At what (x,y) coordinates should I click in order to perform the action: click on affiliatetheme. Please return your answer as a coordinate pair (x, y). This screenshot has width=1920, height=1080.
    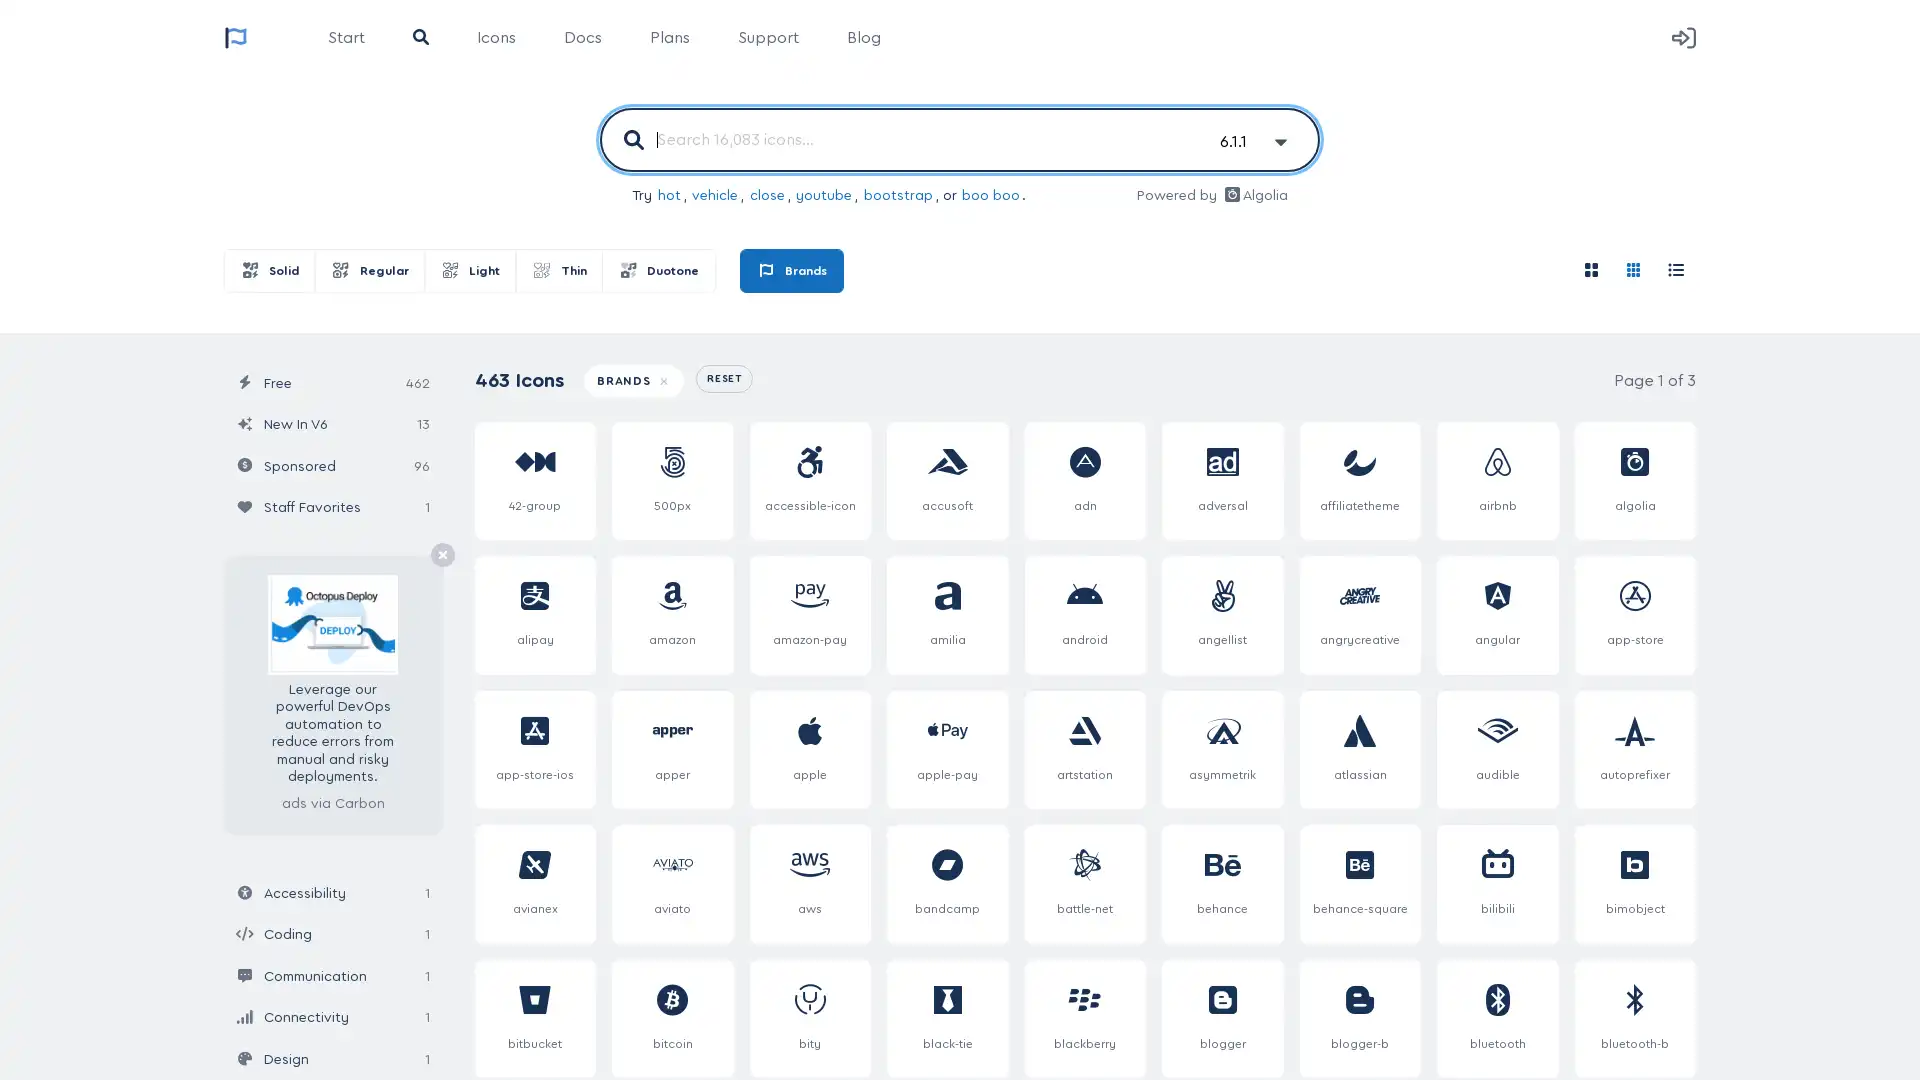
    Looking at the image, I should click on (1359, 494).